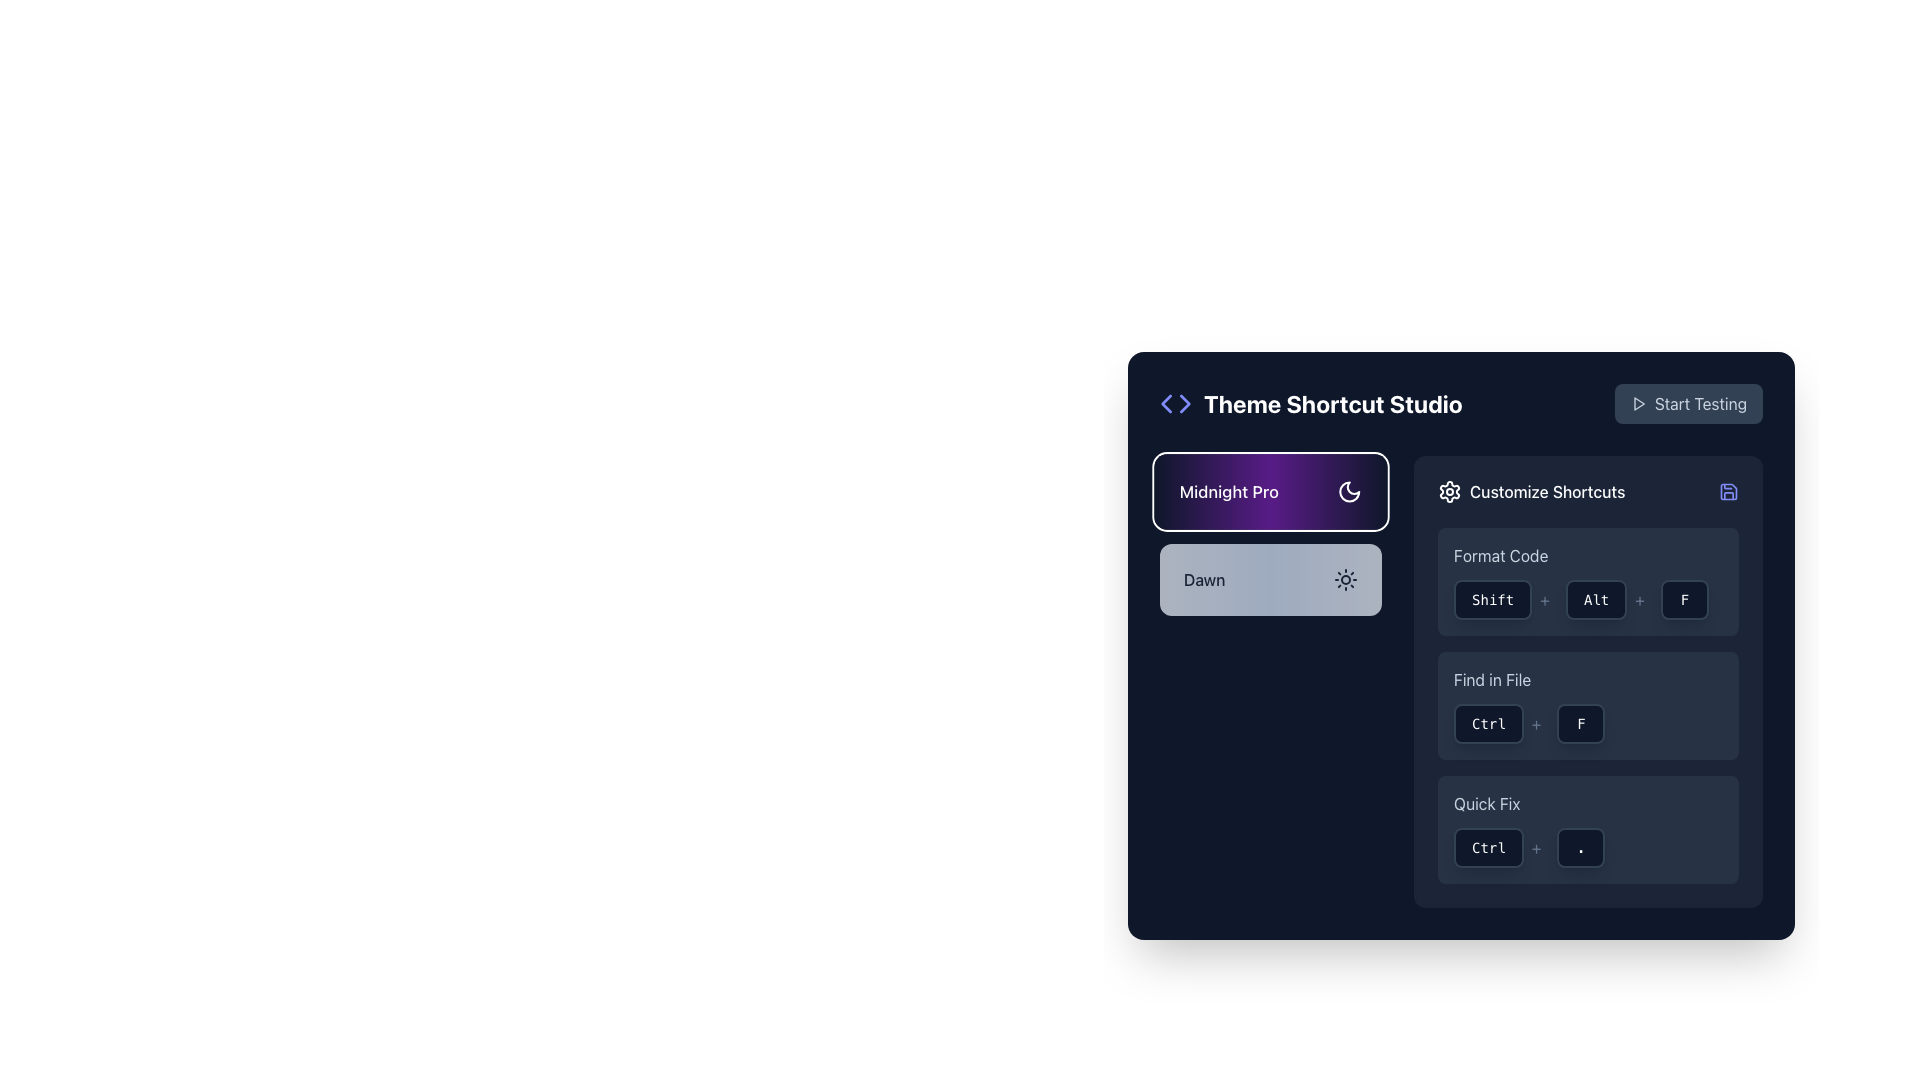  I want to click on the branding icon located at the top-left corner of the 'Theme Shortcut Studio' interface, so click(1176, 404).